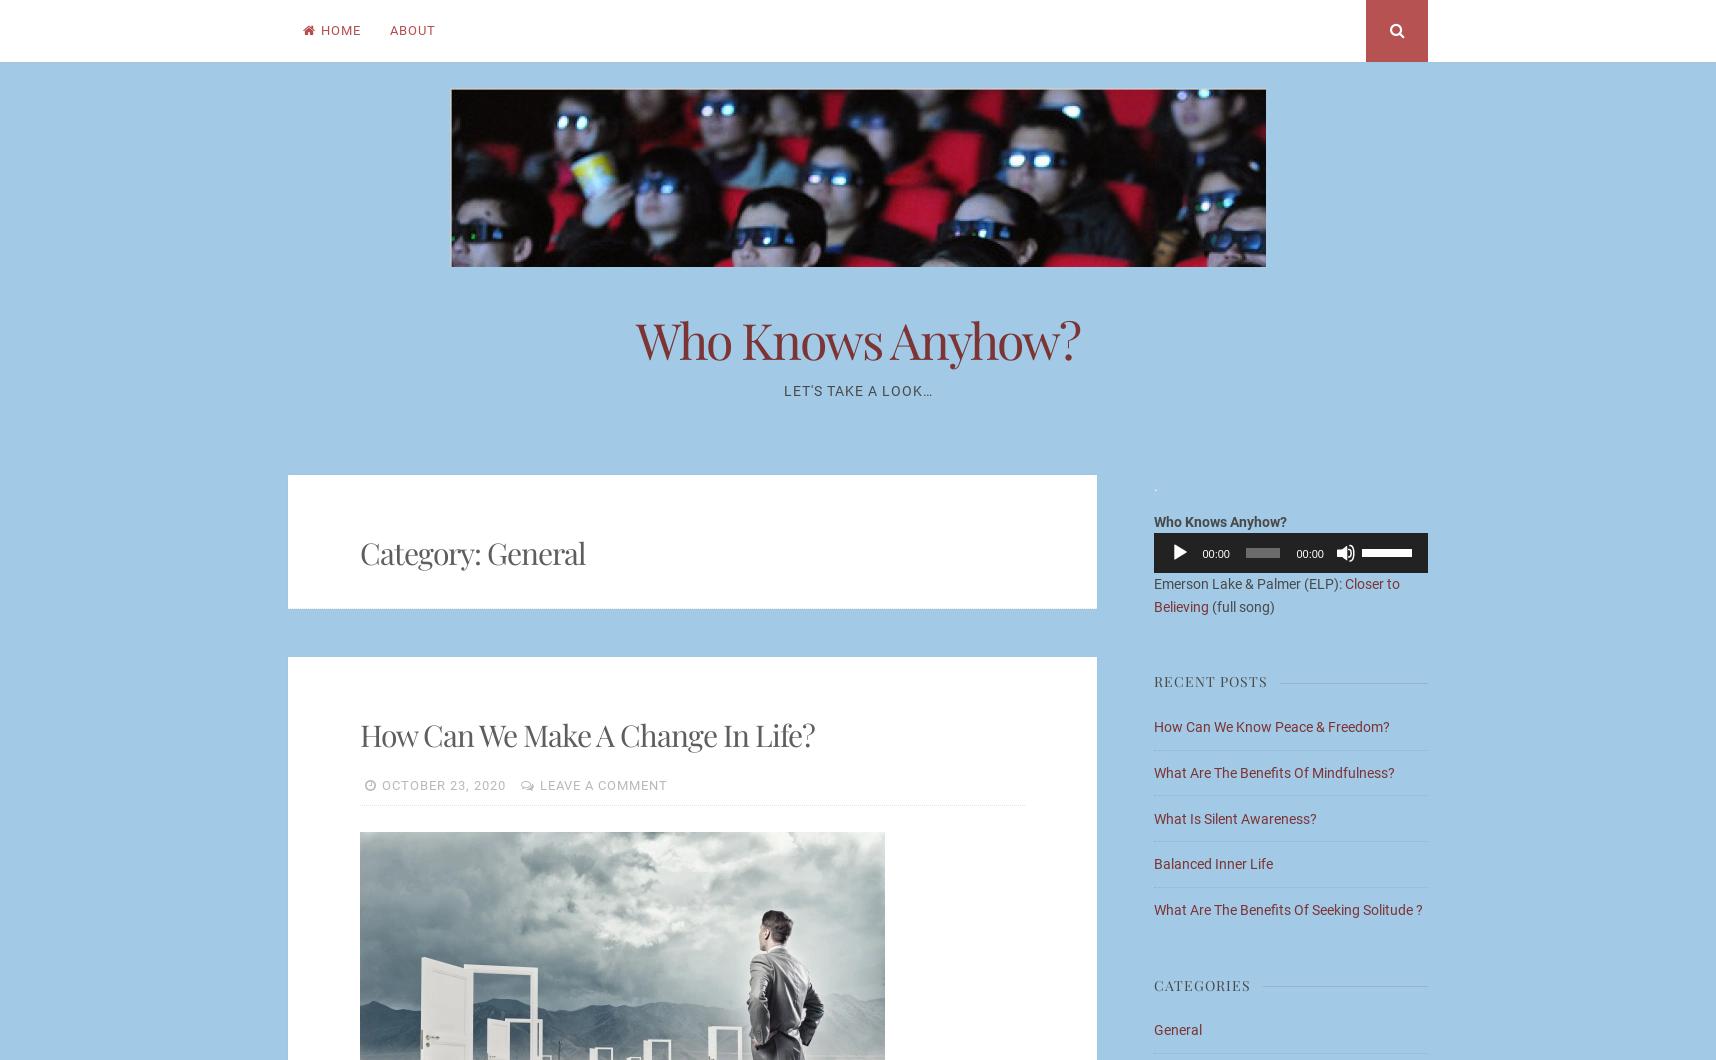 The height and width of the screenshot is (1060, 1716). What do you see at coordinates (1153, 583) in the screenshot?
I see `'Emerson Lake & Palmer (ELP):'` at bounding box center [1153, 583].